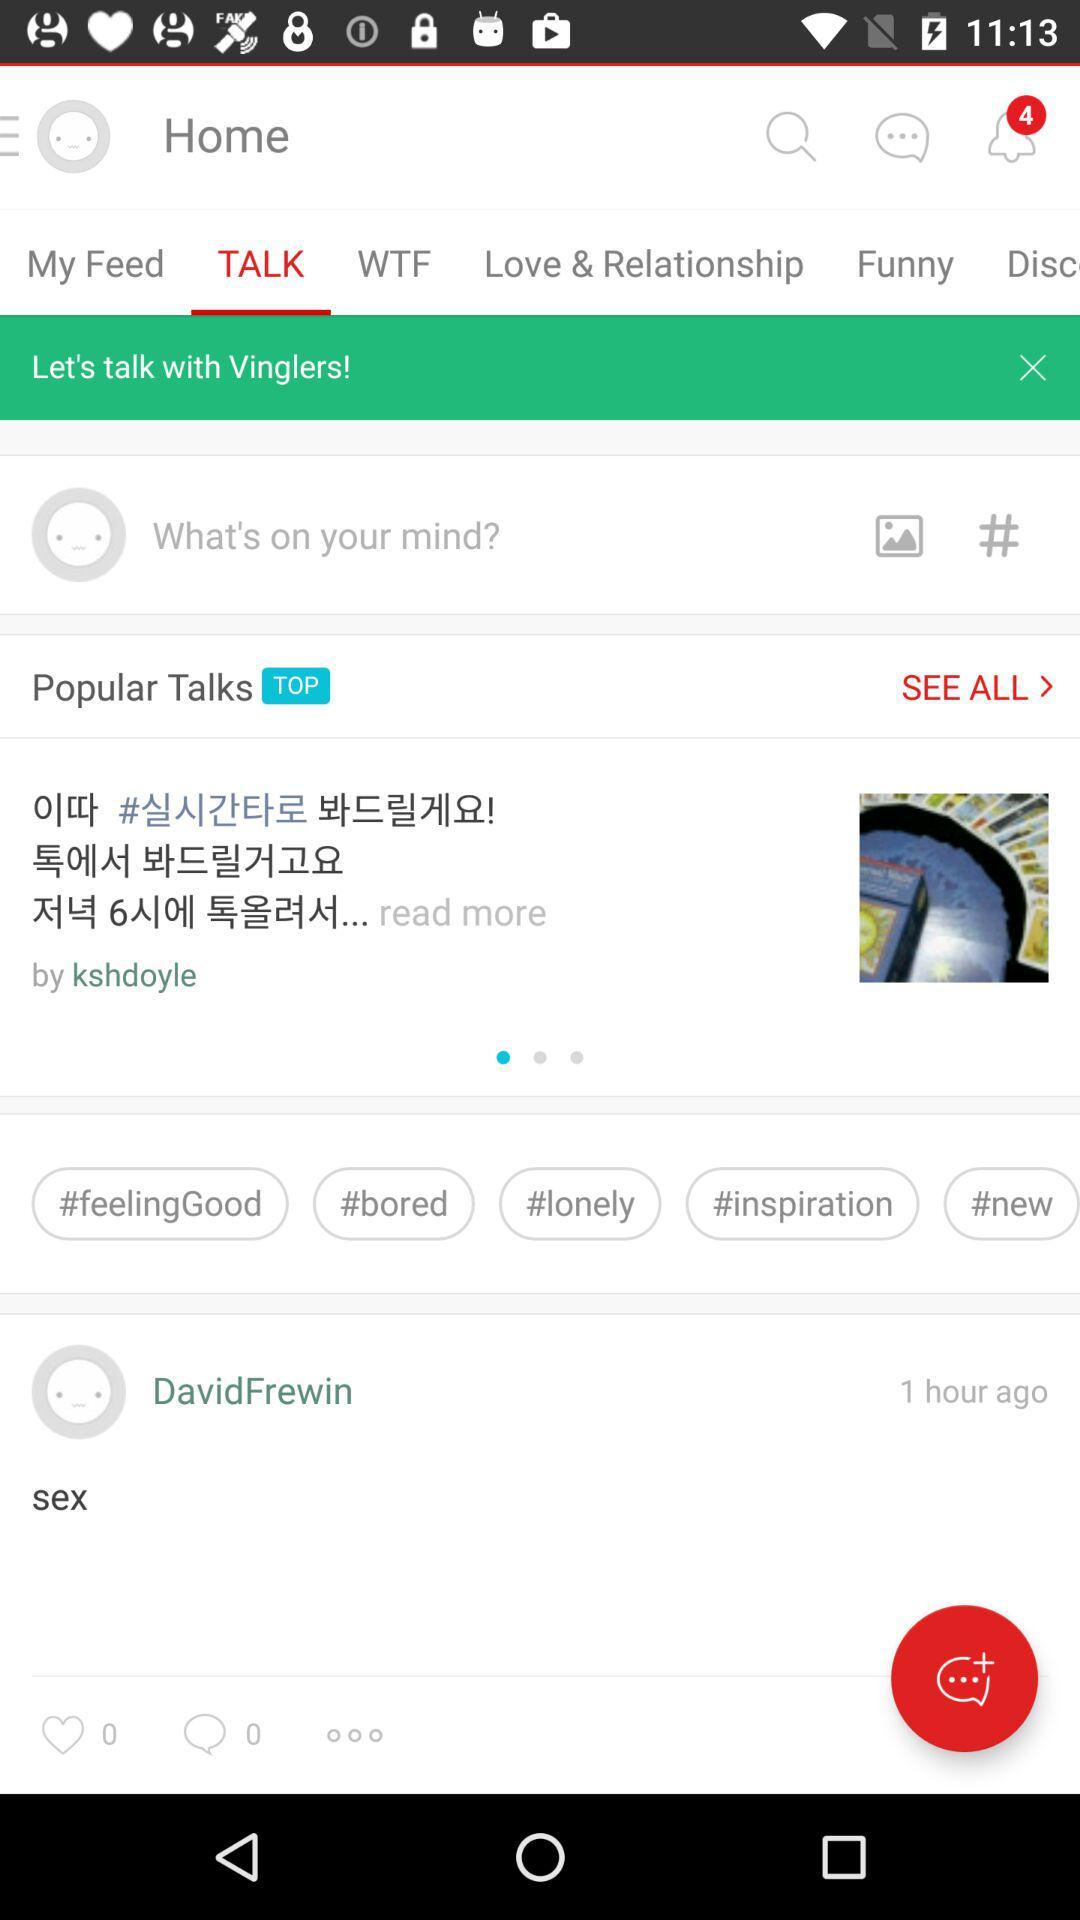  What do you see at coordinates (789, 135) in the screenshot?
I see `the search icon` at bounding box center [789, 135].